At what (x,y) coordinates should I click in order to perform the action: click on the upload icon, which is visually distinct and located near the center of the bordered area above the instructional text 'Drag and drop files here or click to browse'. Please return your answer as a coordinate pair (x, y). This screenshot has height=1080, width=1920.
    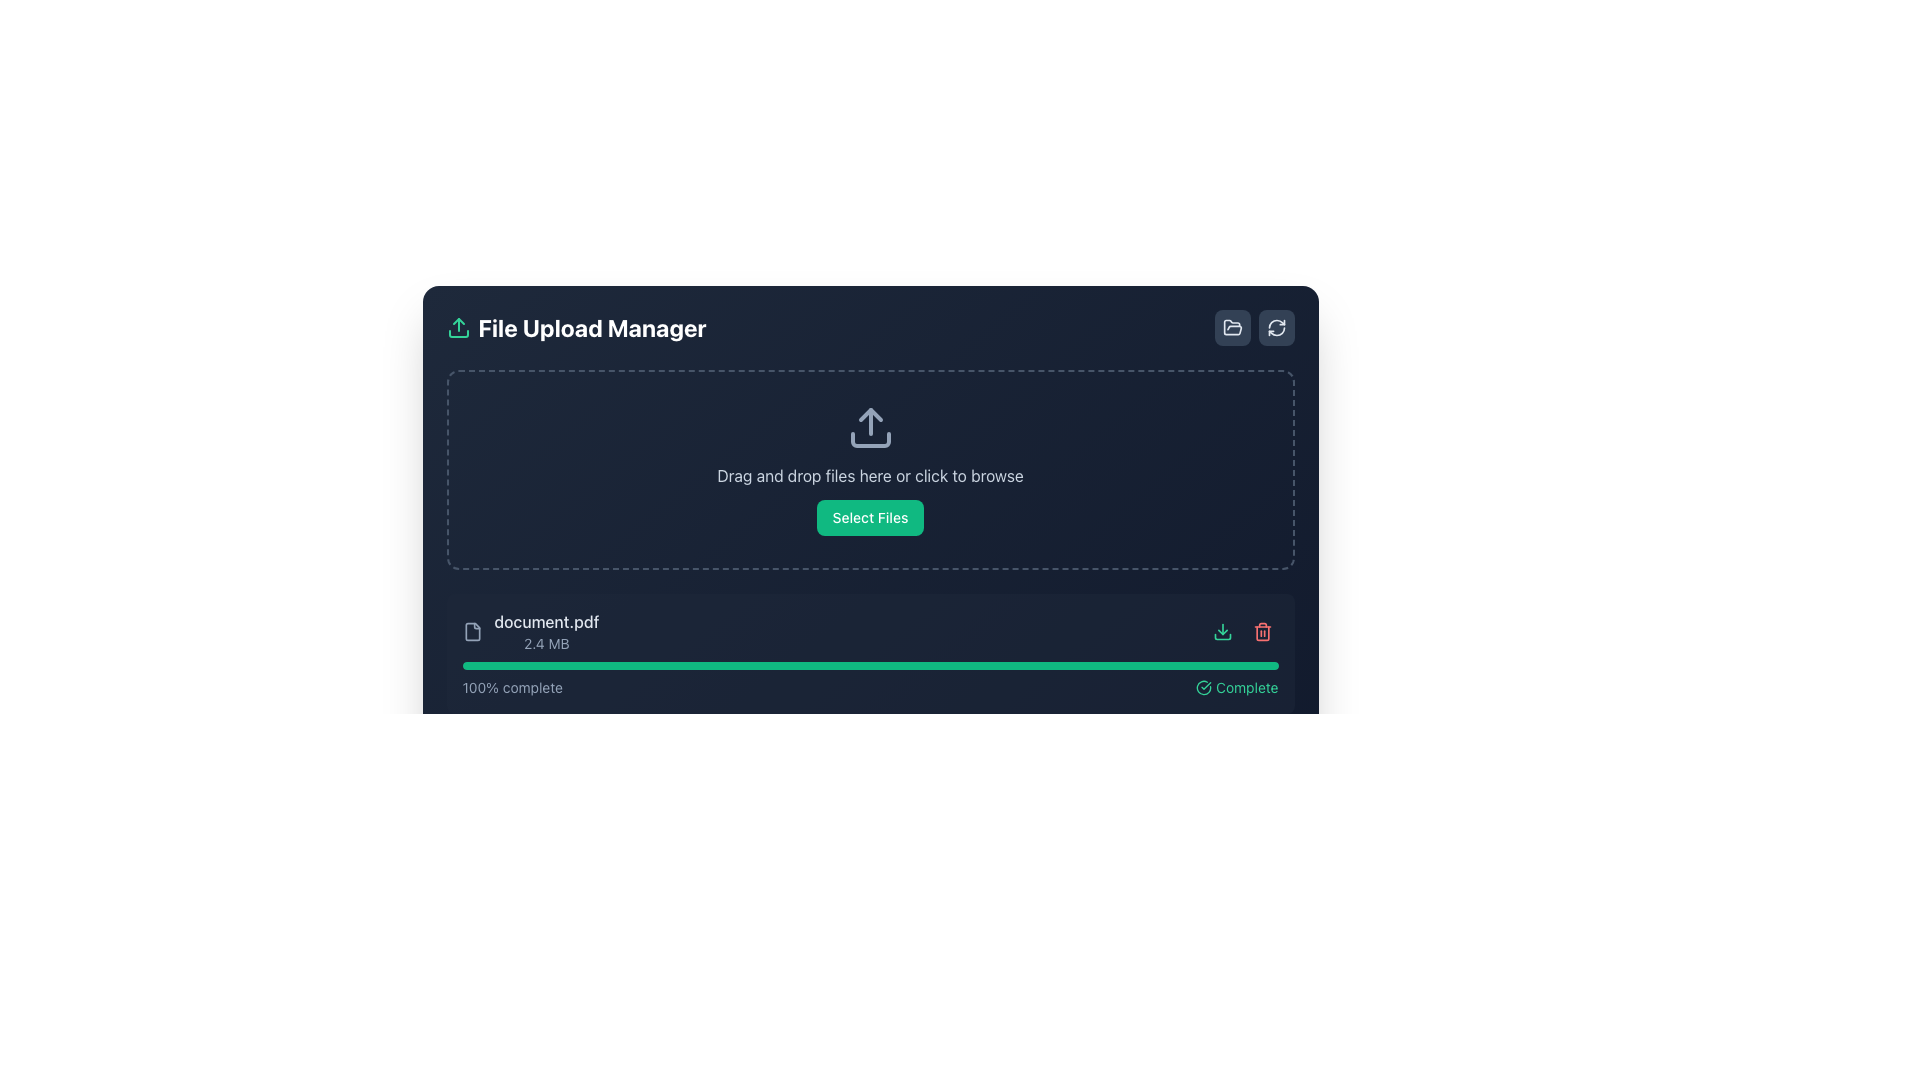
    Looking at the image, I should click on (870, 427).